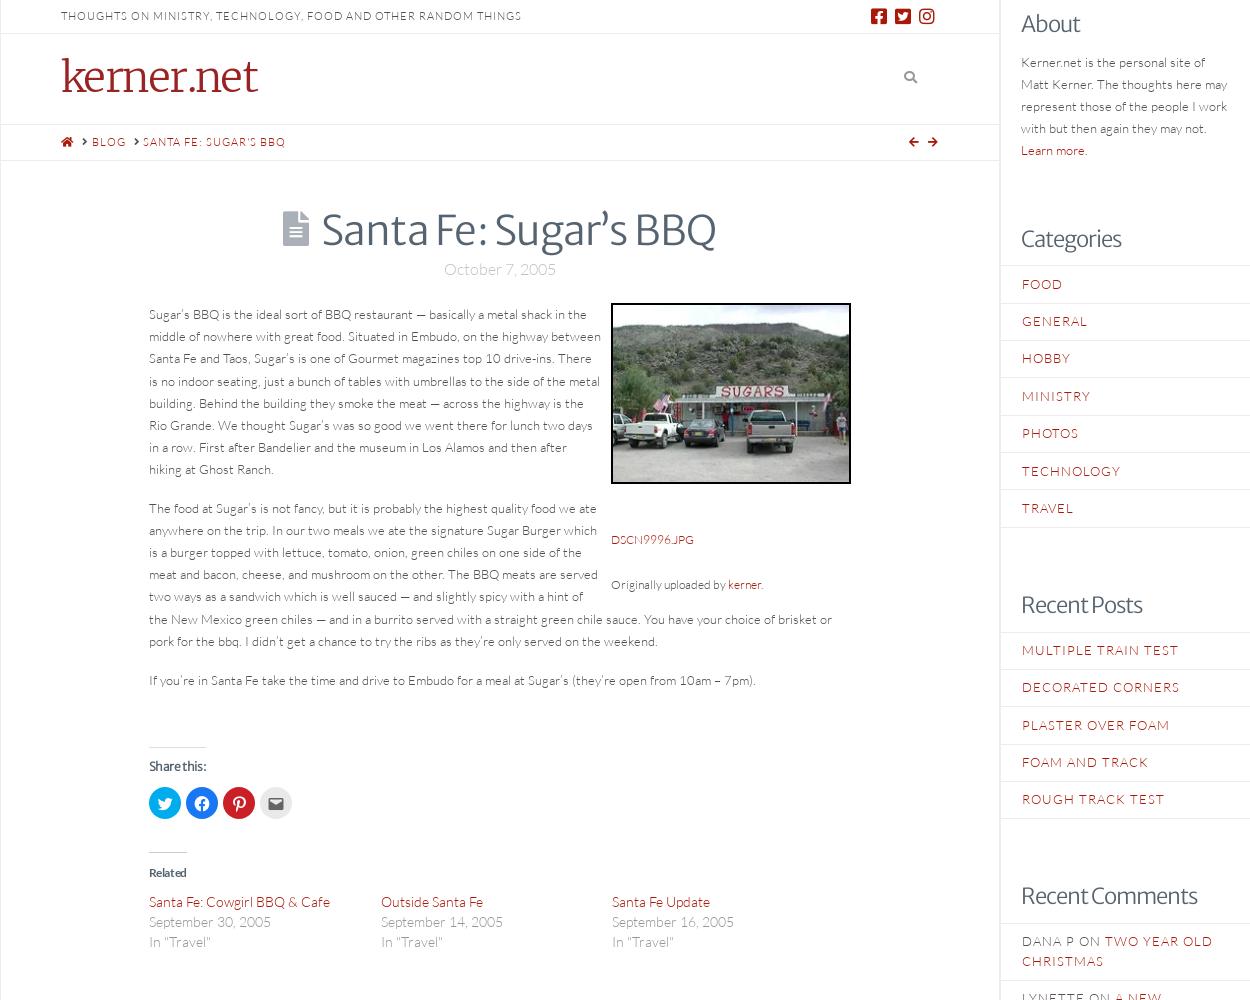 The height and width of the screenshot is (1000, 1250). What do you see at coordinates (373, 391) in the screenshot?
I see `'Sugar’s BBQ is the ideal sort of BBQ restaurant — basically a metal shack in the middle of nowhere with great food. Situated in Embudo, on the highway between Santa Fe and Taos, Sugar’s is one of Gourmet magazines top 10 drive-ins. There is no indoor seating, just a bunch of tables with umbrellas to the side of the metal building. Behind the building they smoke the meat — across the highway is the Rio Grande. We thought Sugar’s was so good we went there for lunch two days in a row. First after Bandelier and the museum in Los Alamos and then after hiking at Ghost Ranch.'` at bounding box center [373, 391].